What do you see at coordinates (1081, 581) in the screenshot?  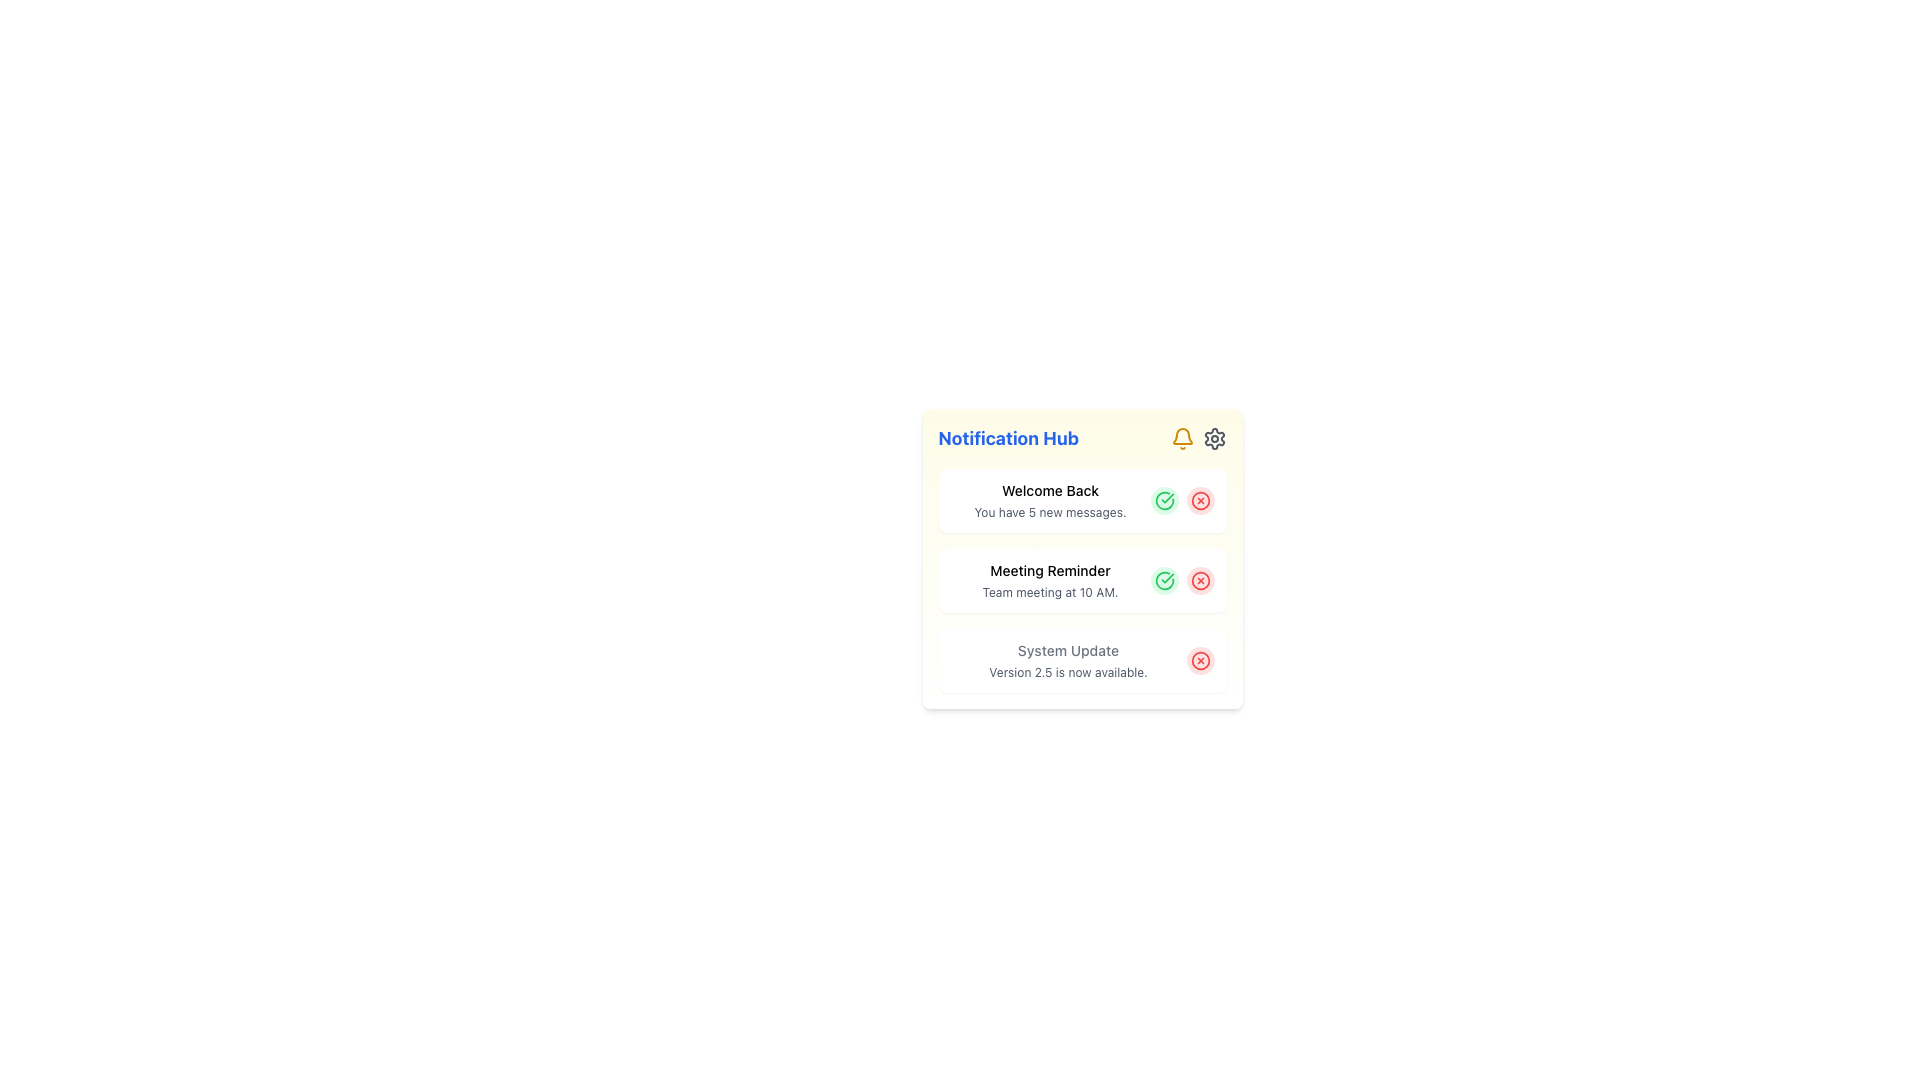 I see `the middle Notification card in the Notification Hub, which provides information about a scheduled team meeting and interactive options` at bounding box center [1081, 581].